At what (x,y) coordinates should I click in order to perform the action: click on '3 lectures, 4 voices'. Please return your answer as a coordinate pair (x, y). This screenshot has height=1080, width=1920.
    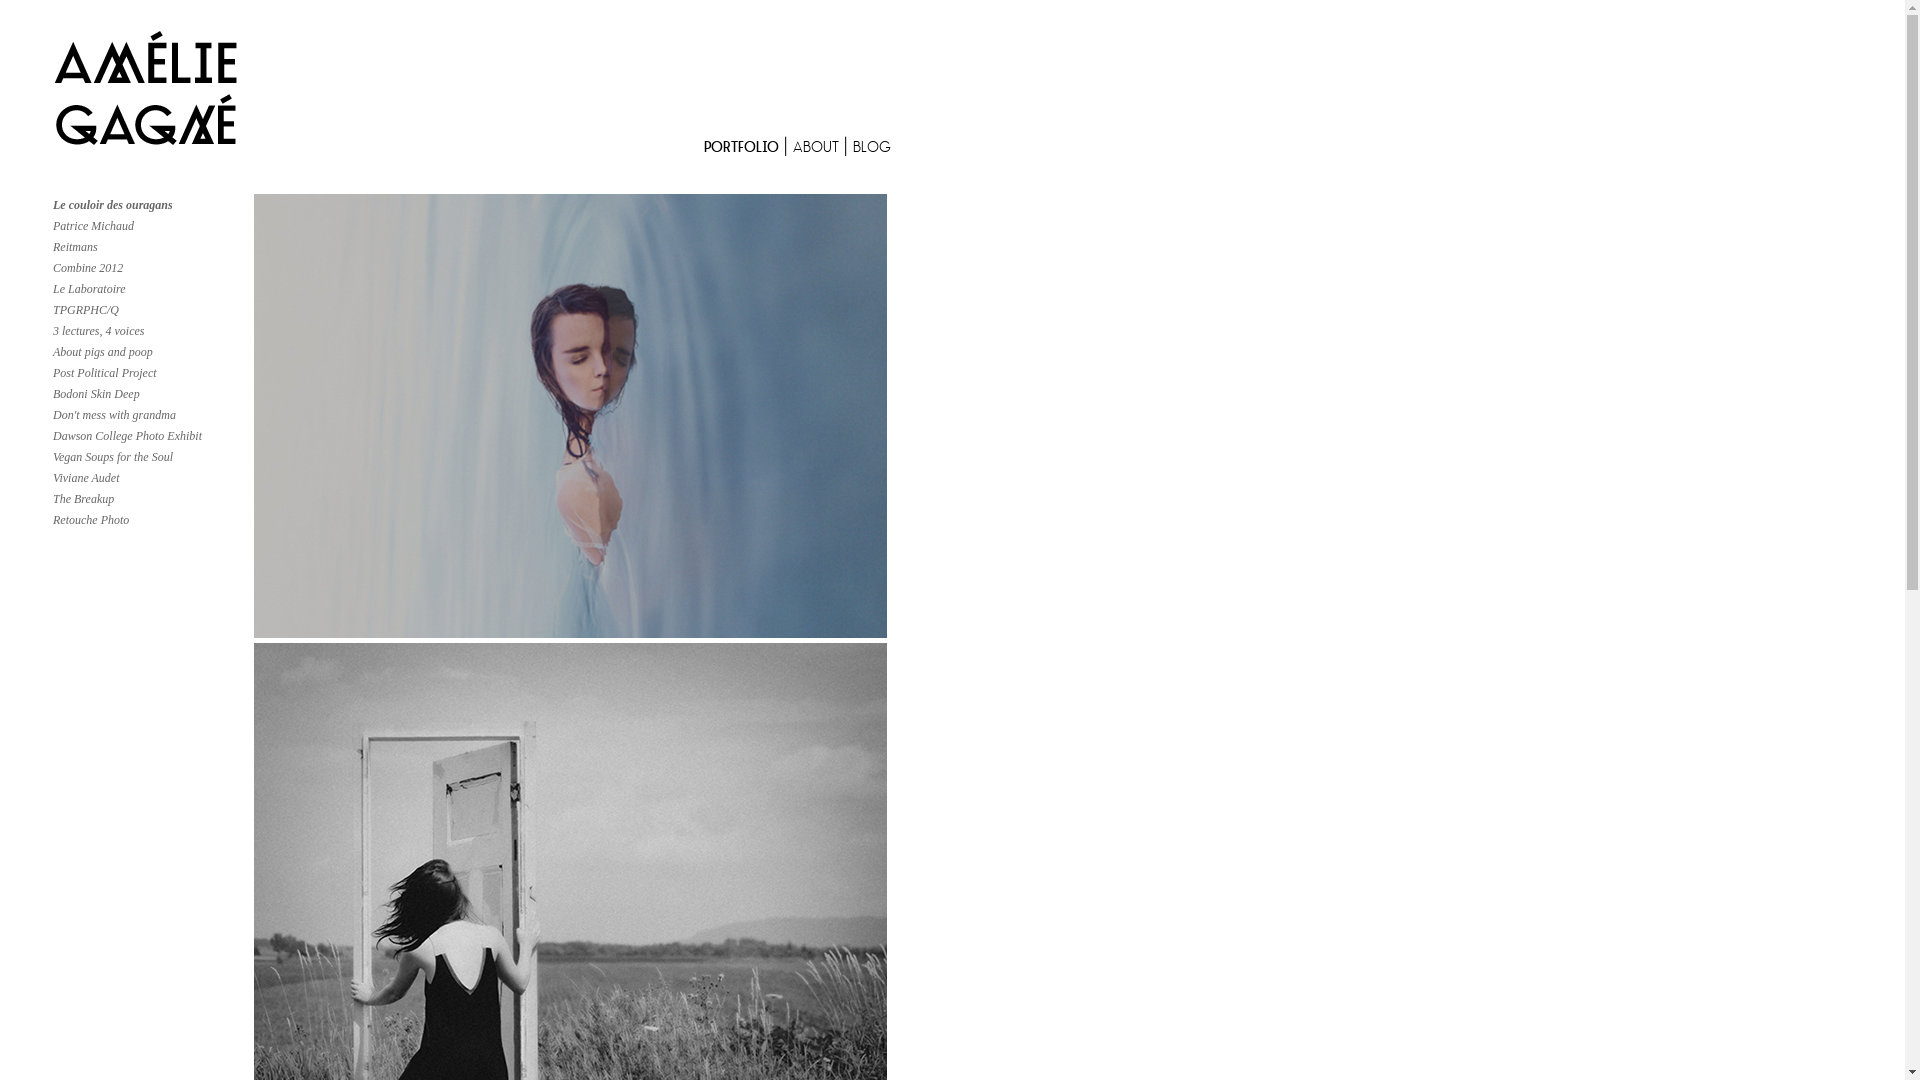
    Looking at the image, I should click on (98, 330).